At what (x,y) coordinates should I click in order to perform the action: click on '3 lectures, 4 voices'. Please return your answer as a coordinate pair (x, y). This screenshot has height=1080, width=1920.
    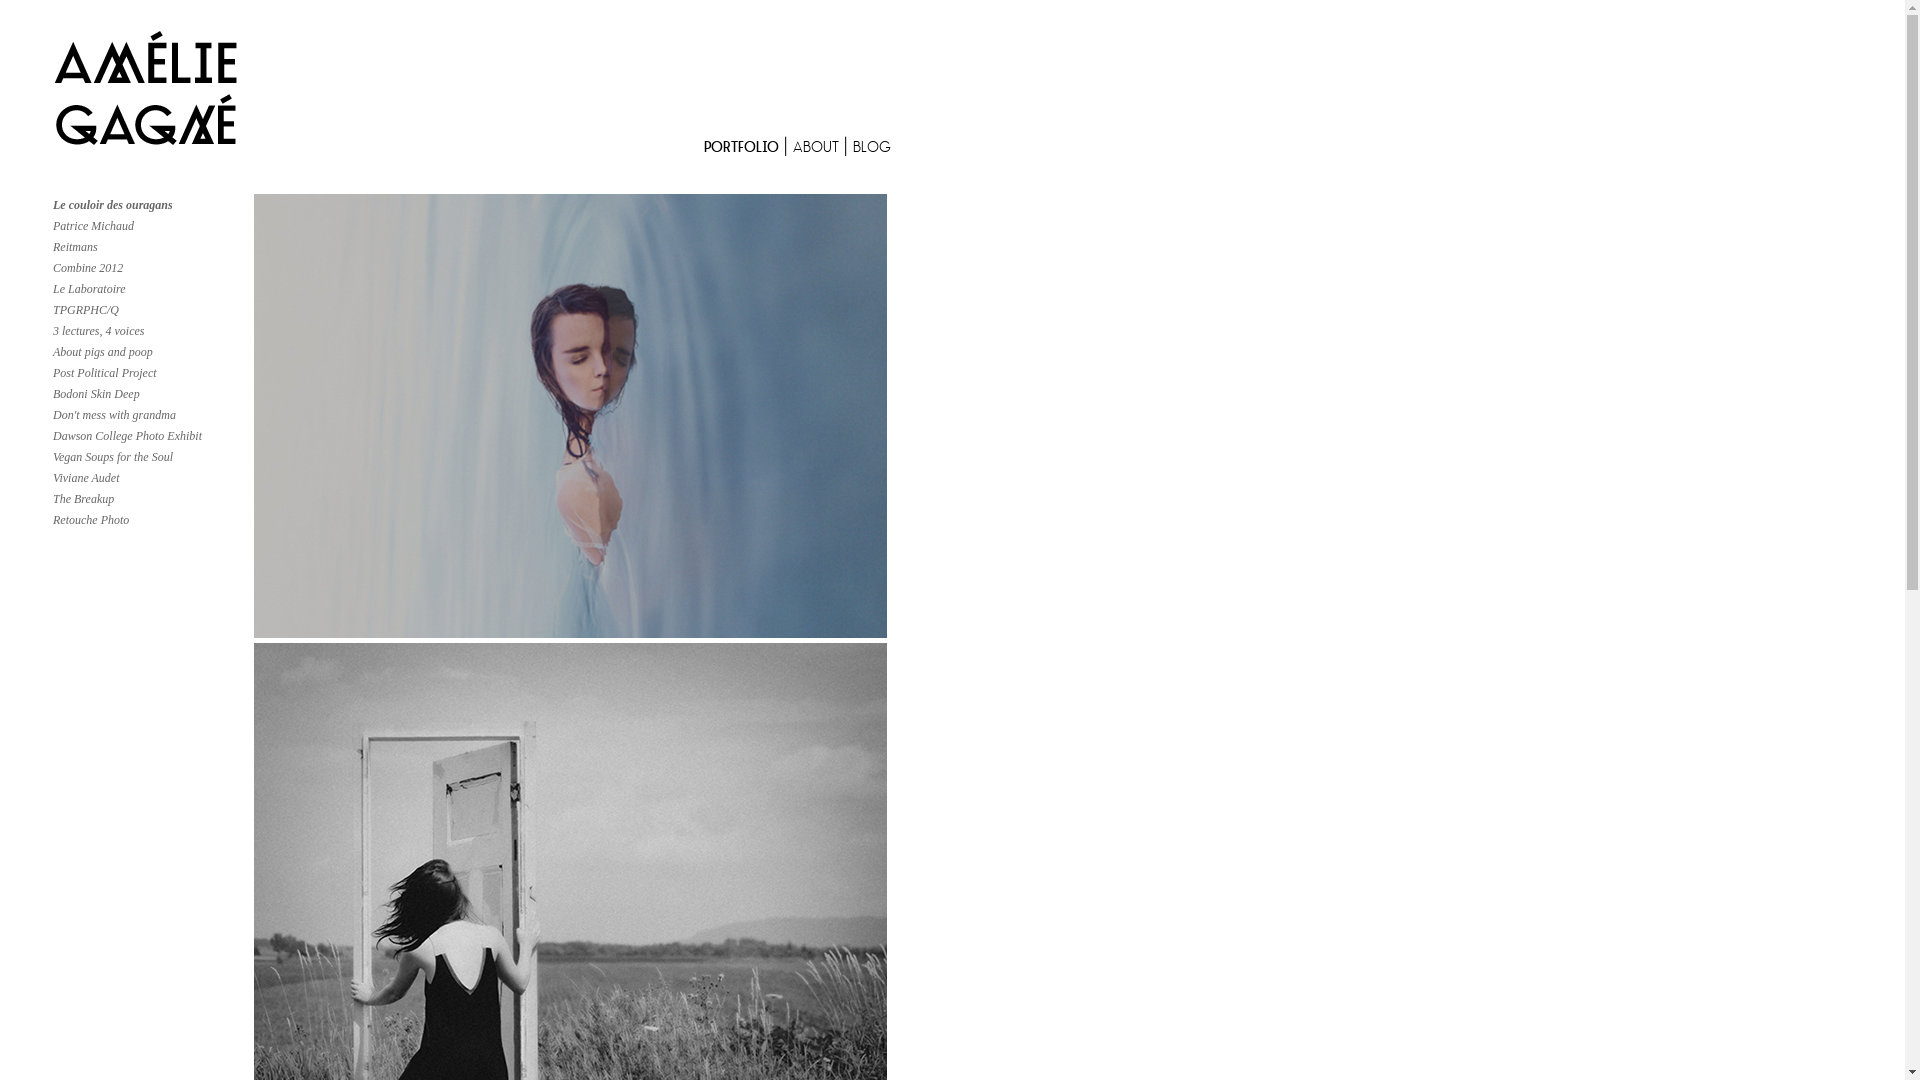
    Looking at the image, I should click on (98, 330).